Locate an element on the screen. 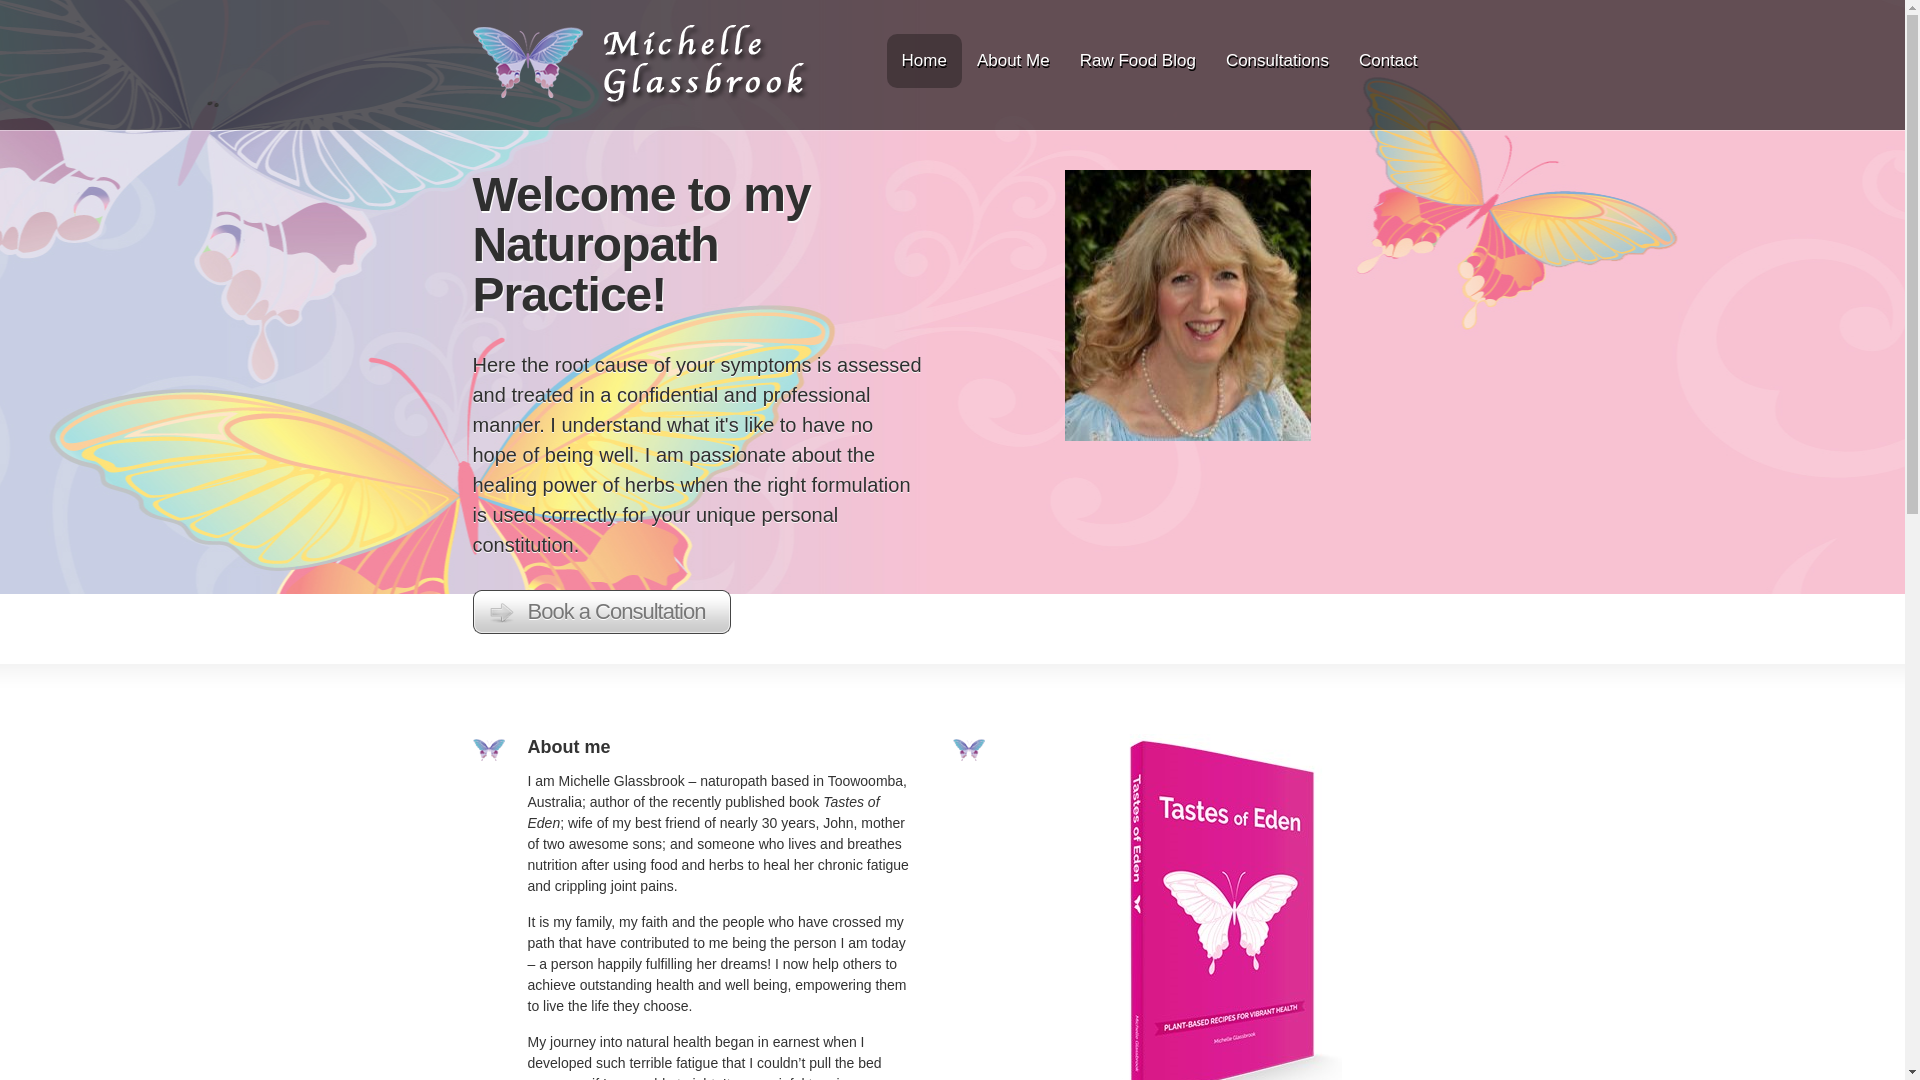  'Contact' is located at coordinates (1348, 60).